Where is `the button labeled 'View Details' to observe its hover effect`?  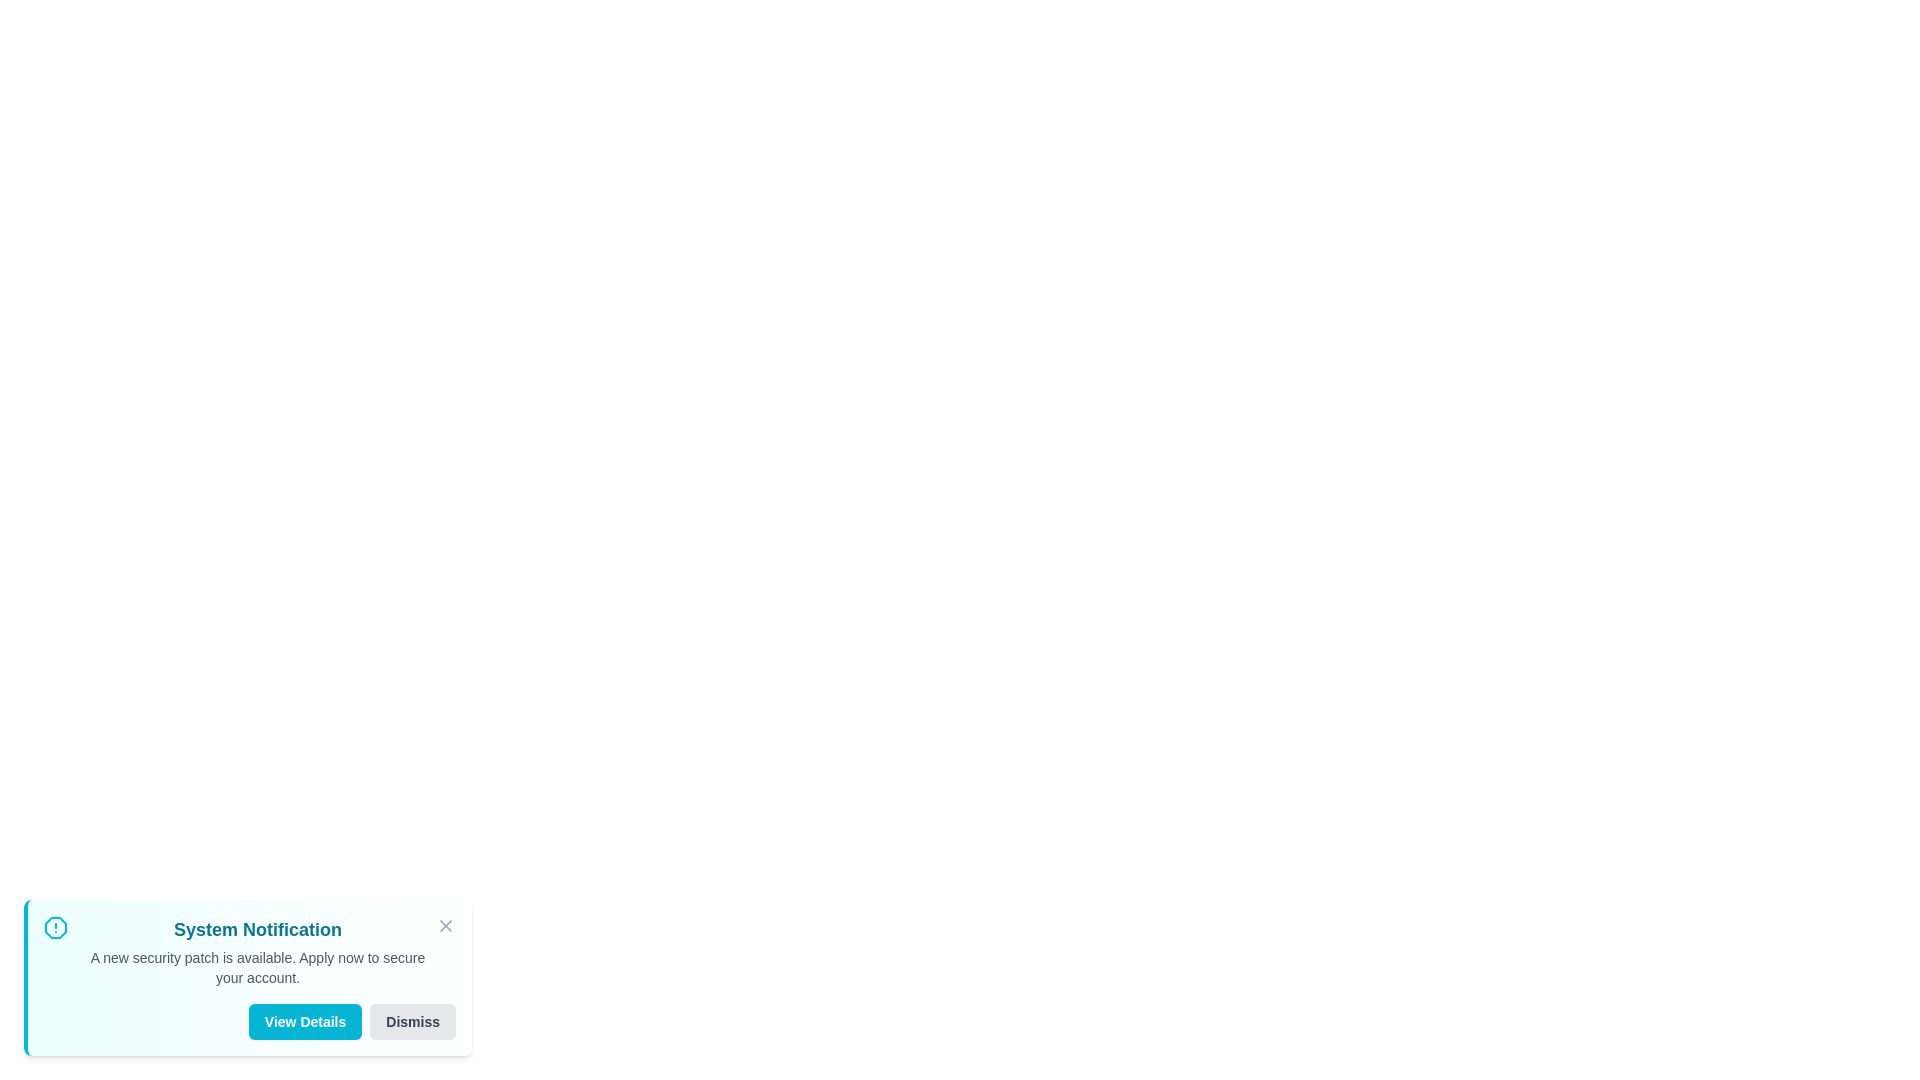
the button labeled 'View Details' to observe its hover effect is located at coordinates (304, 1022).